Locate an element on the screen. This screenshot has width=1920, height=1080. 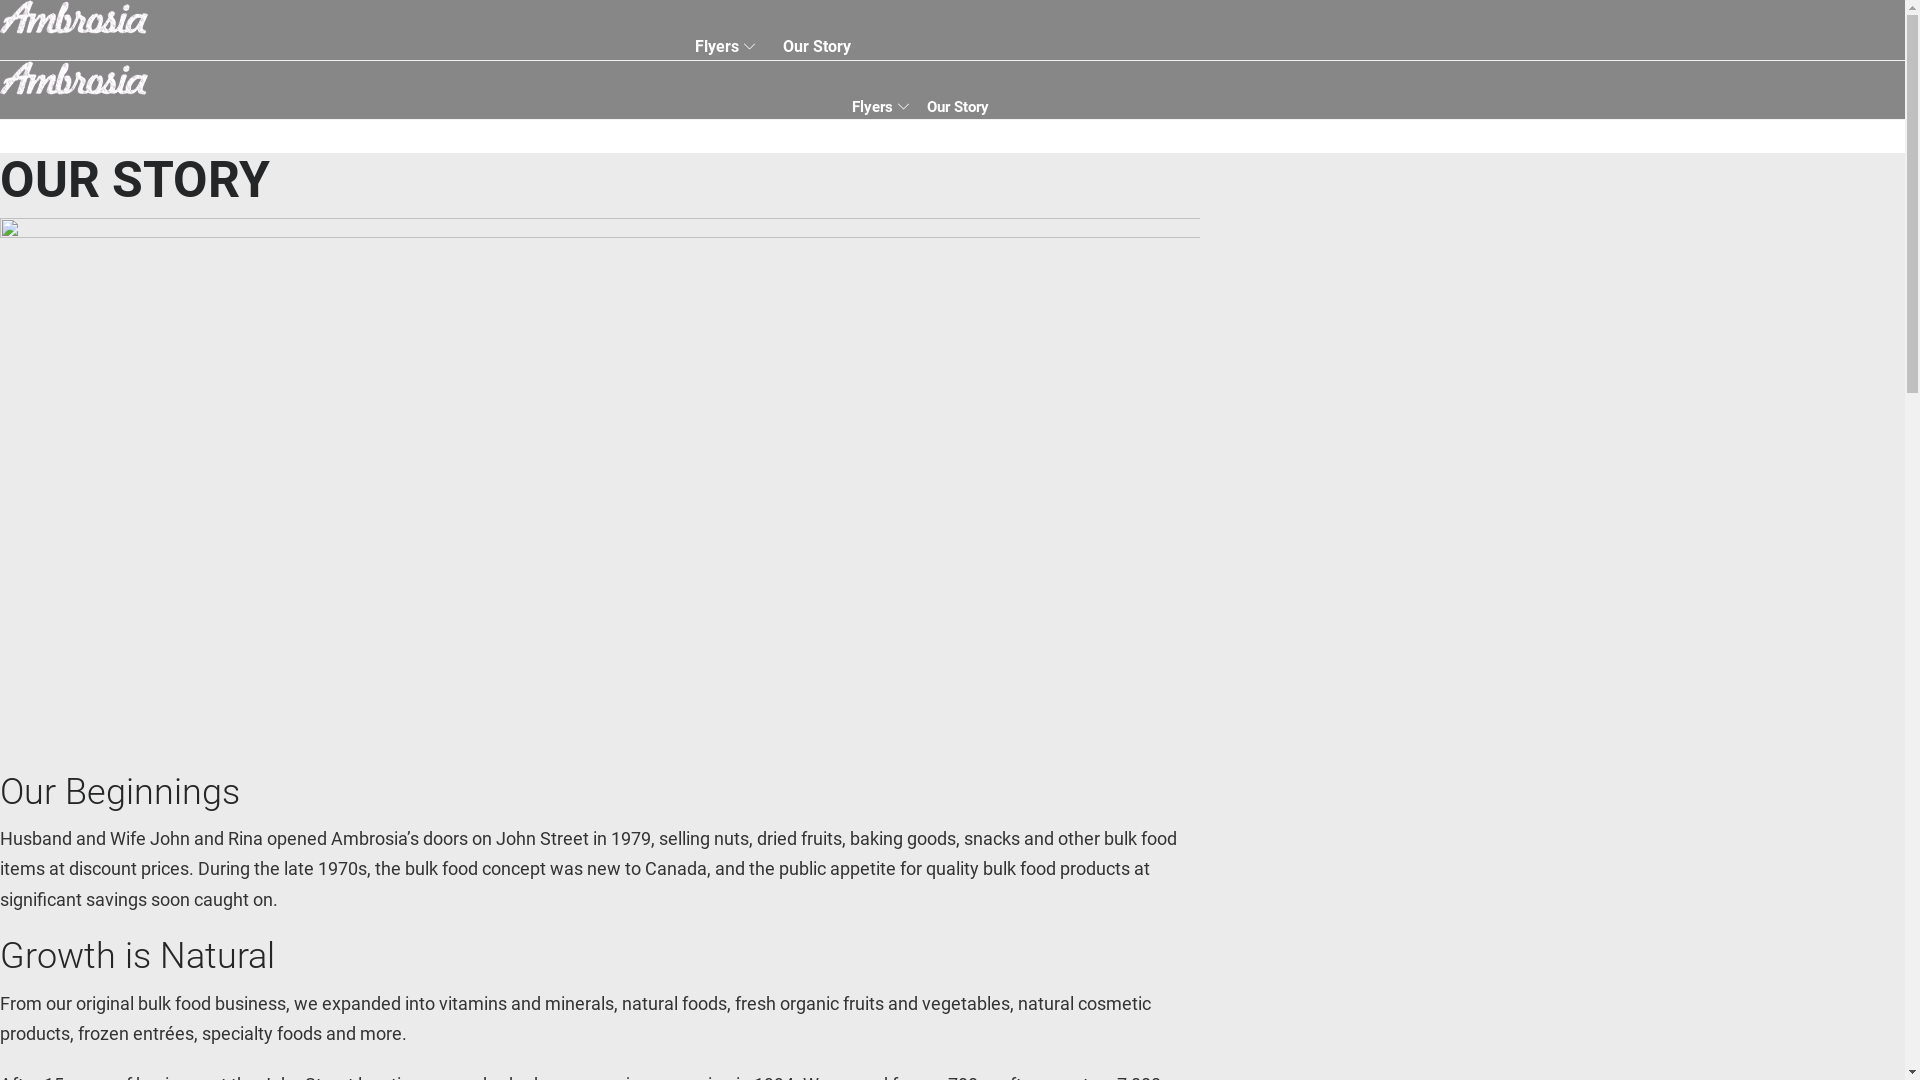
'Our Story' is located at coordinates (816, 45).